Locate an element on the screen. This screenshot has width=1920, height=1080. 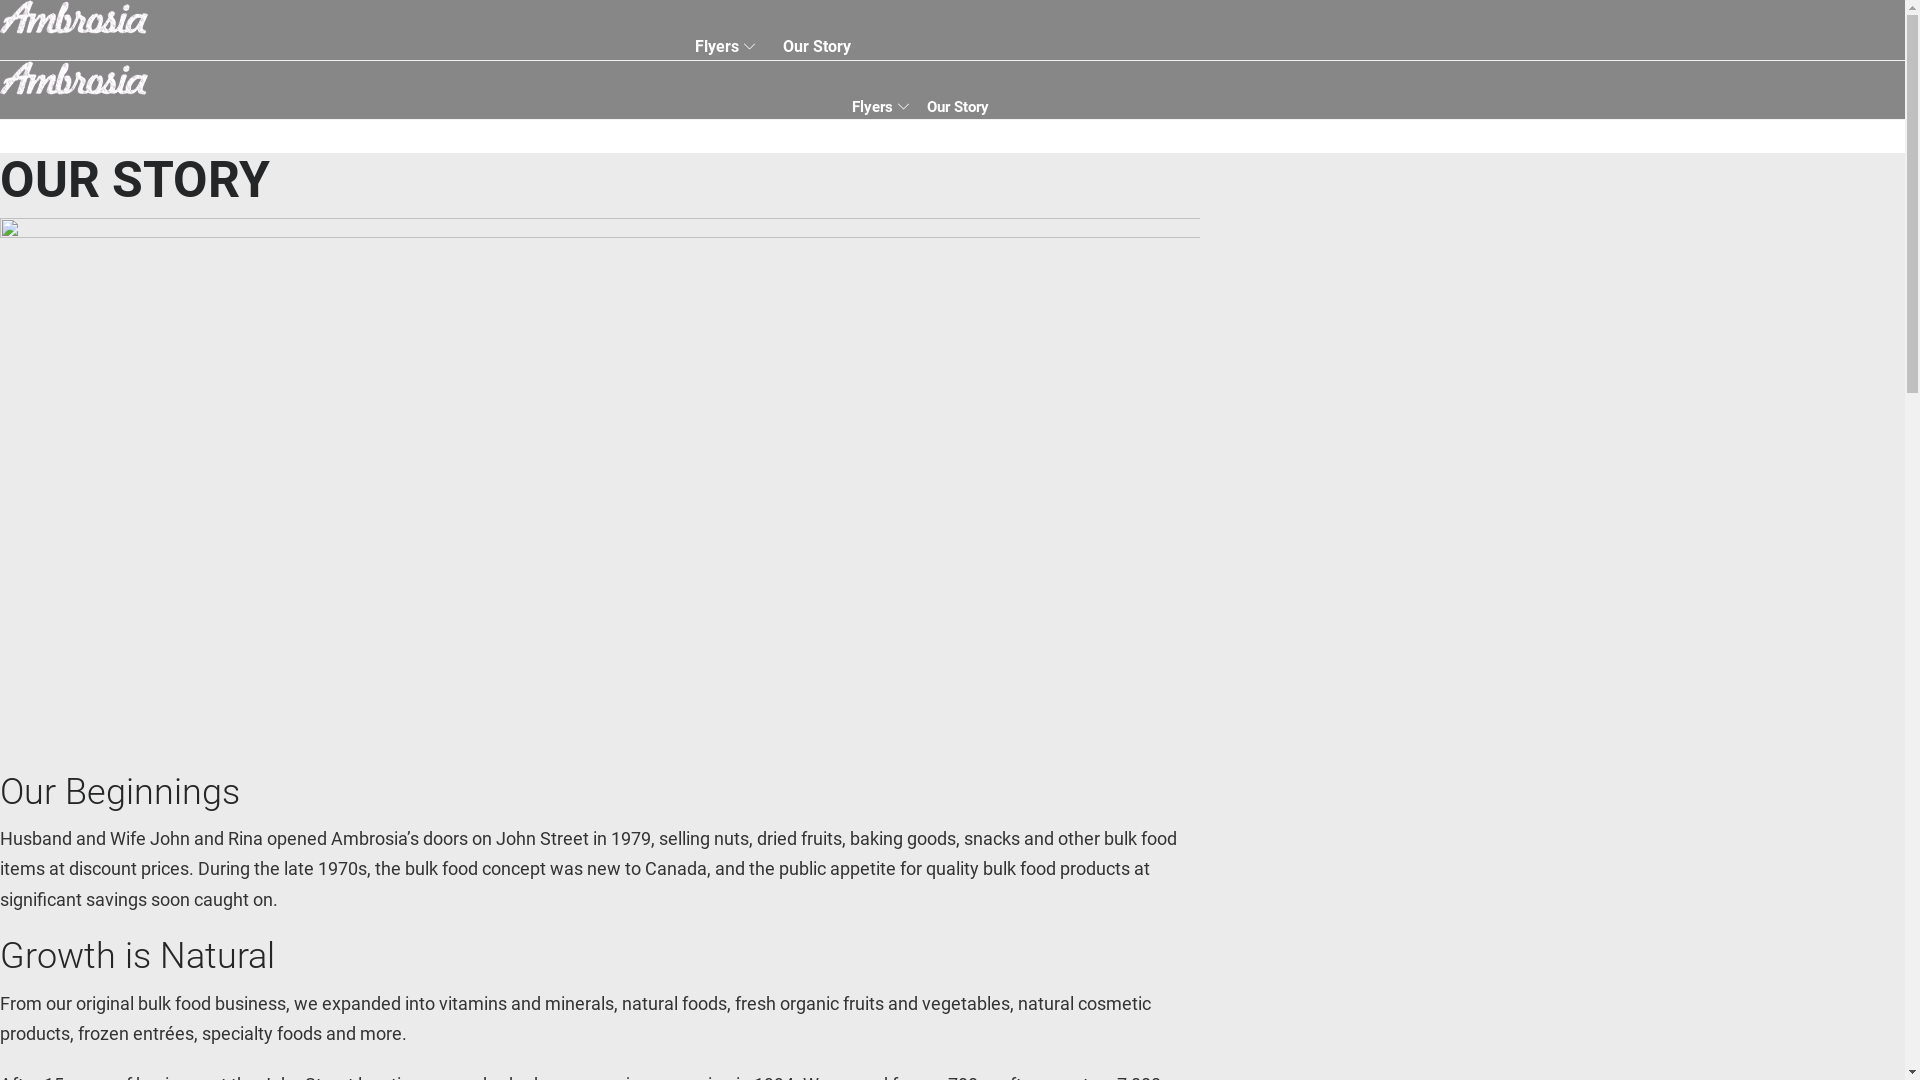
'Our Story' is located at coordinates (816, 45).